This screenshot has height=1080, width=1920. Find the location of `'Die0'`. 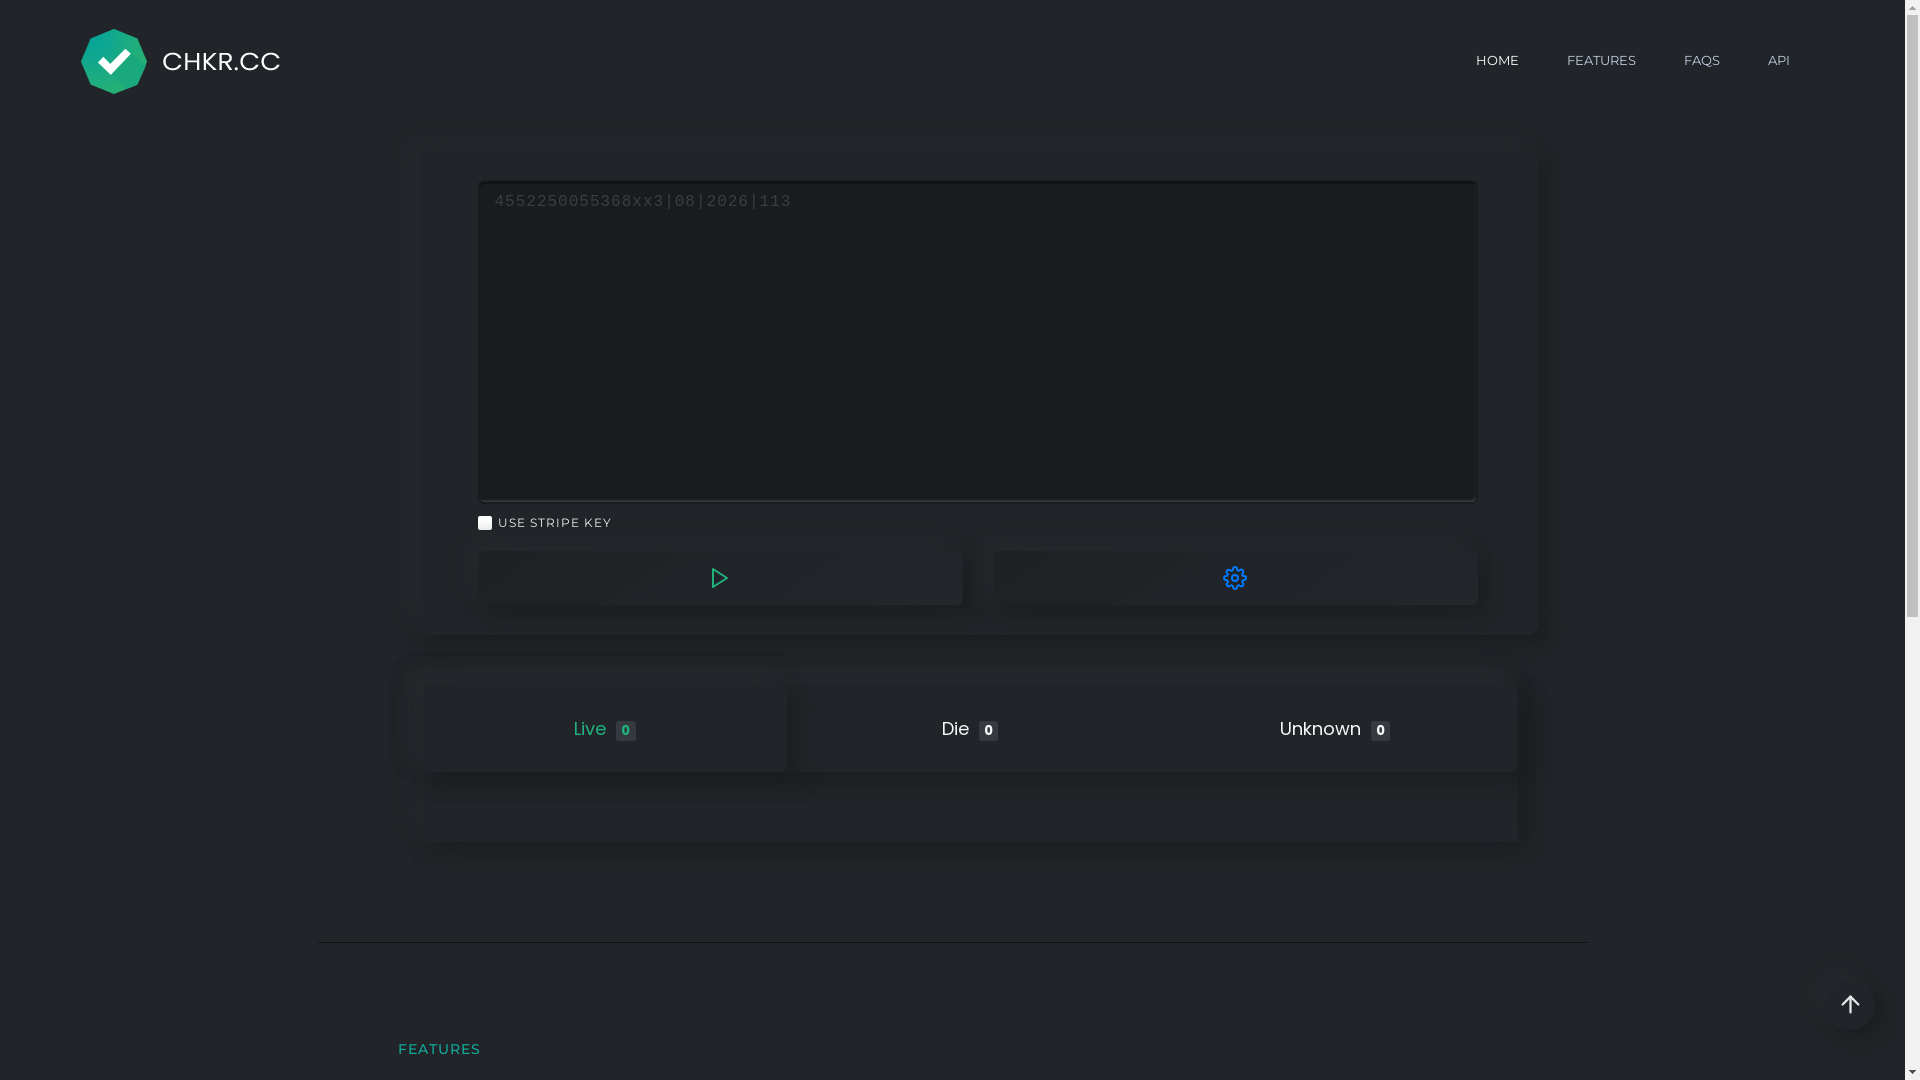

'Die0' is located at coordinates (970, 728).